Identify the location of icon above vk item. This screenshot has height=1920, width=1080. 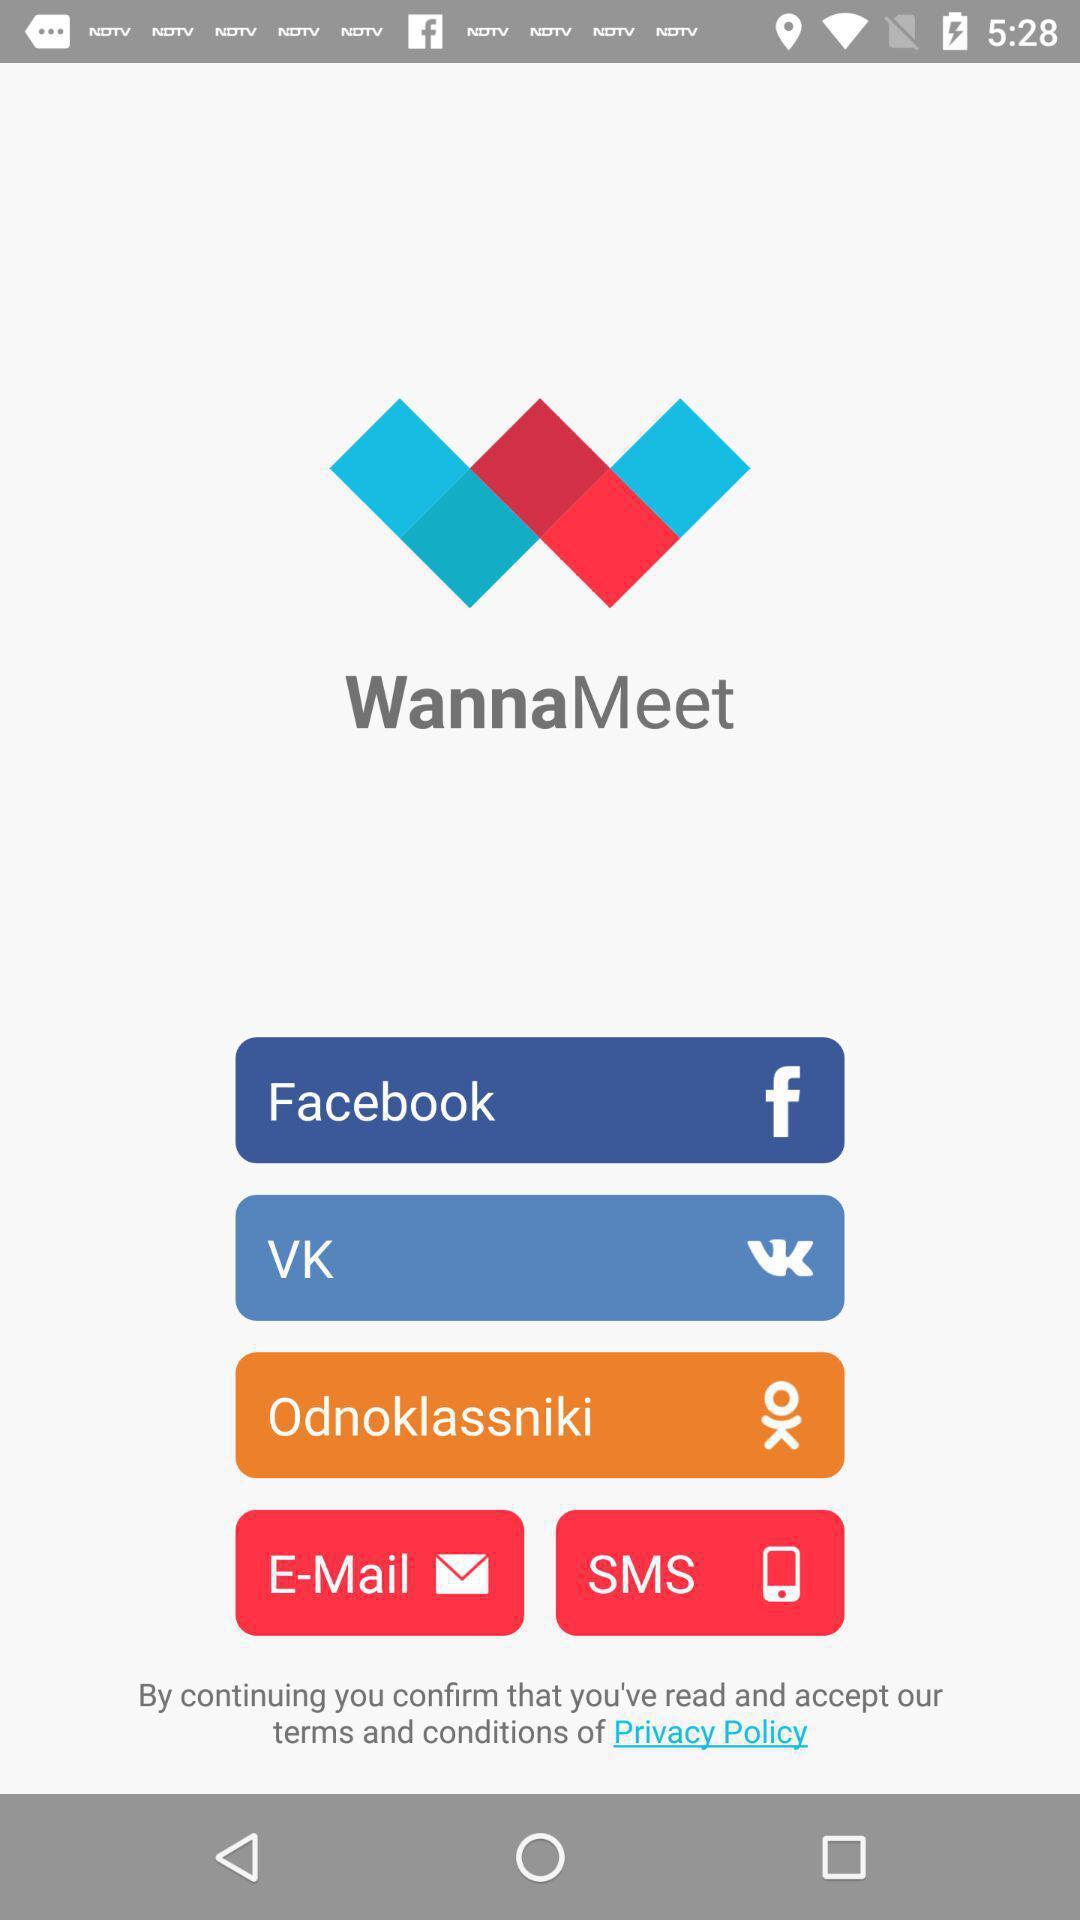
(540, 1099).